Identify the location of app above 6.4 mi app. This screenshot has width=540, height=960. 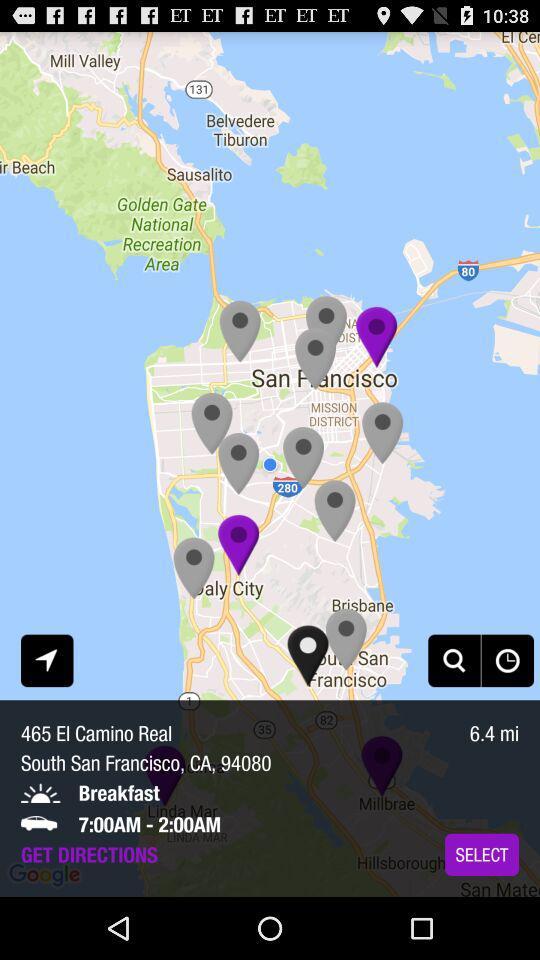
(454, 659).